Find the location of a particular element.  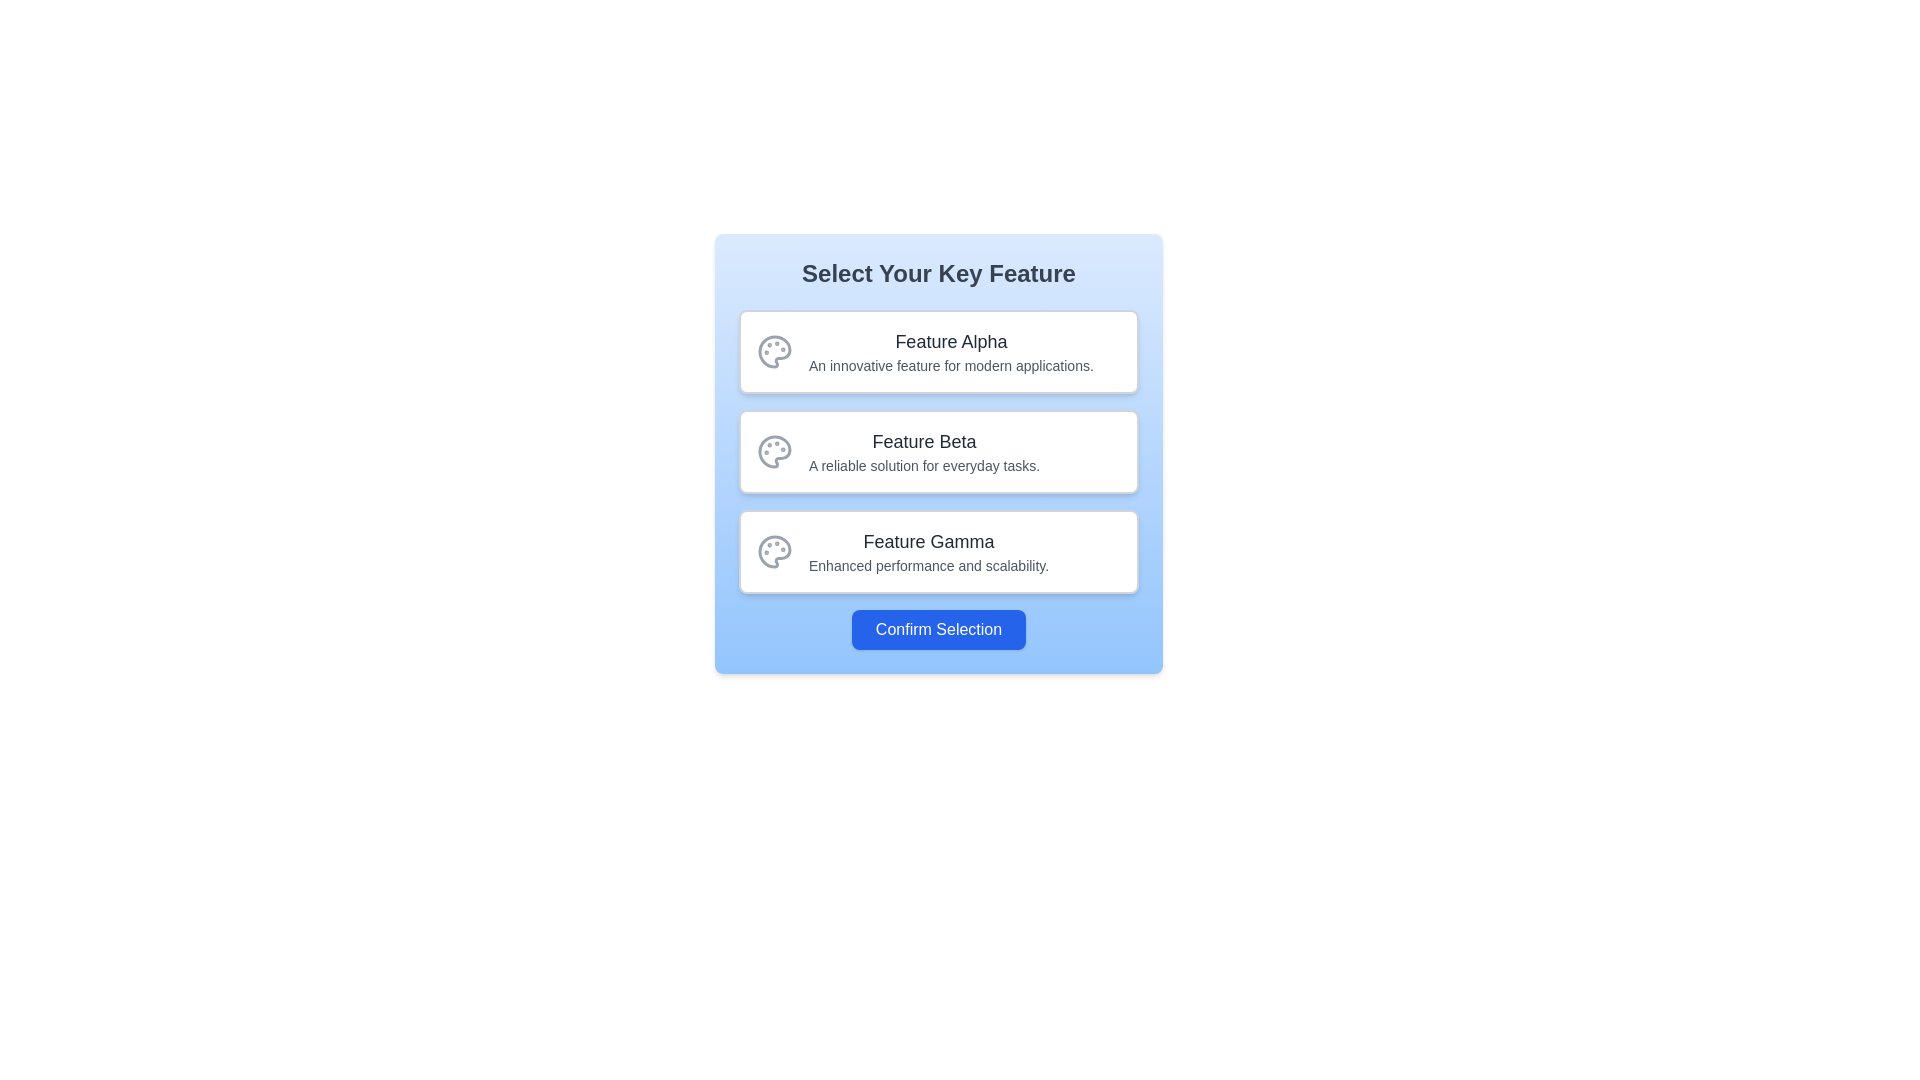

the interactive text block within the selection card to confirm the selection of the option, which is positioned between 'Feature Alpha' and 'Feature Gamma' is located at coordinates (923, 451).